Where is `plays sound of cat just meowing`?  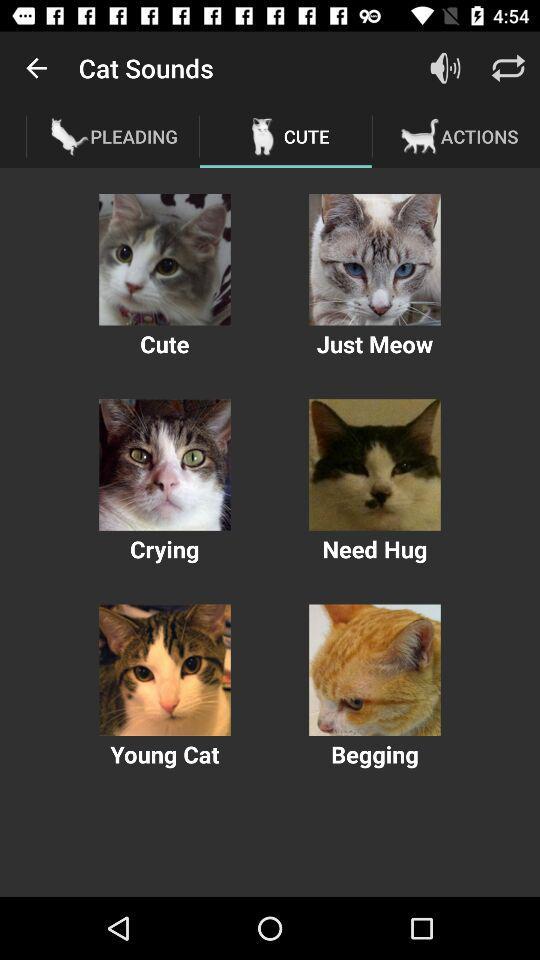 plays sound of cat just meowing is located at coordinates (374, 258).